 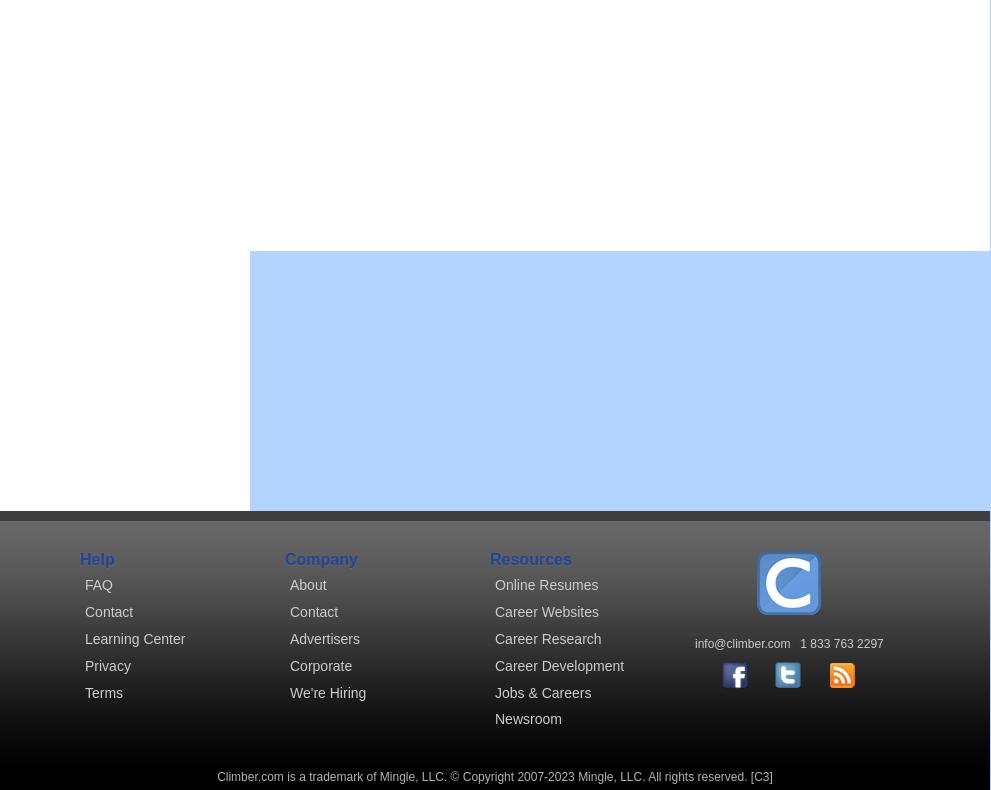 I want to click on 'info@climber.com', so click(x=741, y=644).